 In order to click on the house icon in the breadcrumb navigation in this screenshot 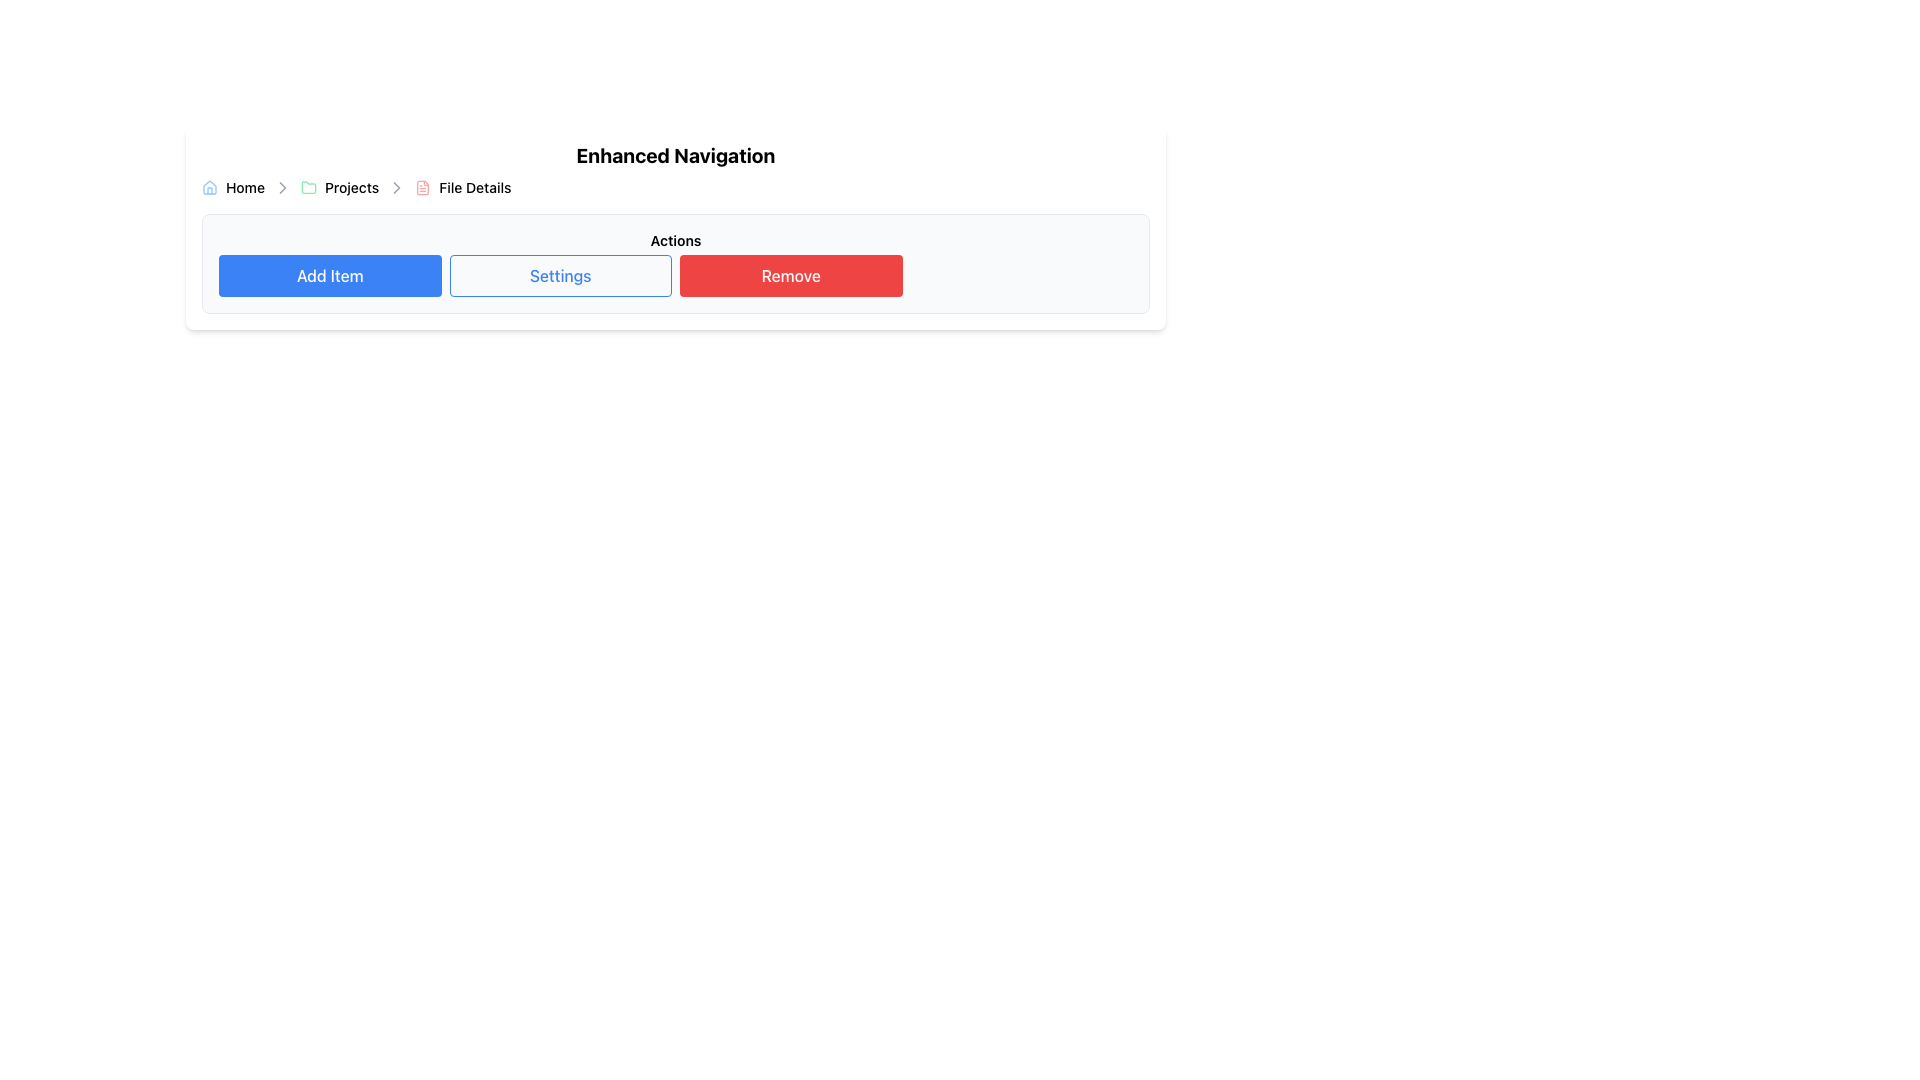, I will do `click(210, 186)`.